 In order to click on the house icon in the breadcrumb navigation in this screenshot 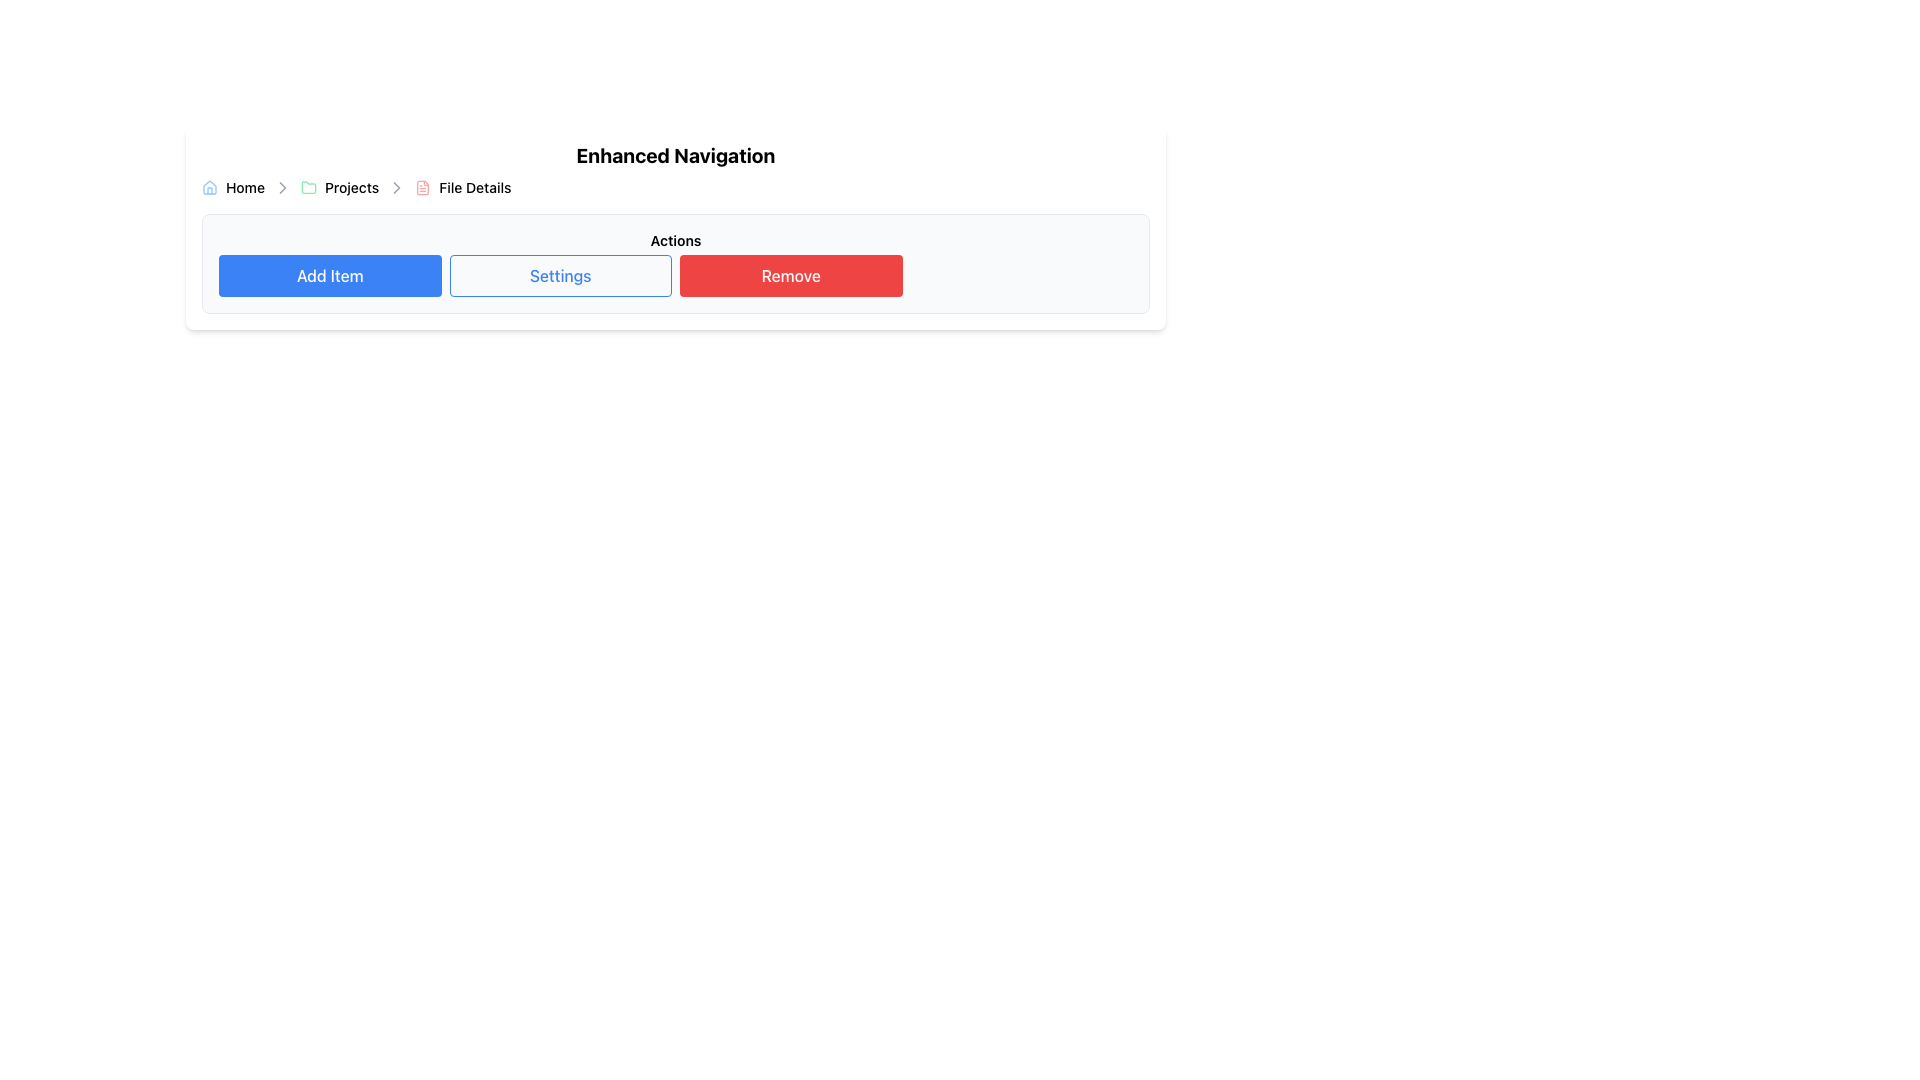, I will do `click(210, 186)`.